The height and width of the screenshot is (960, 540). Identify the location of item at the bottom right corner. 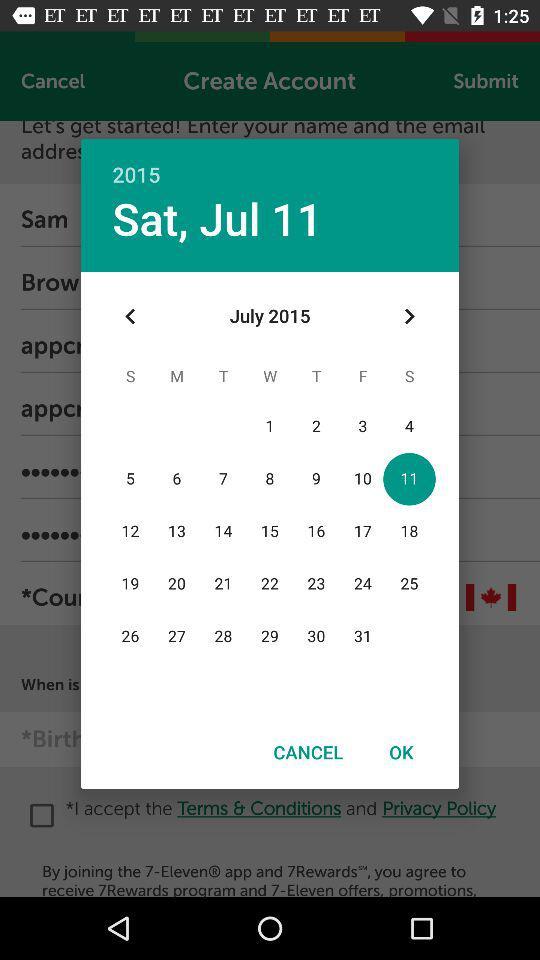
(401, 751).